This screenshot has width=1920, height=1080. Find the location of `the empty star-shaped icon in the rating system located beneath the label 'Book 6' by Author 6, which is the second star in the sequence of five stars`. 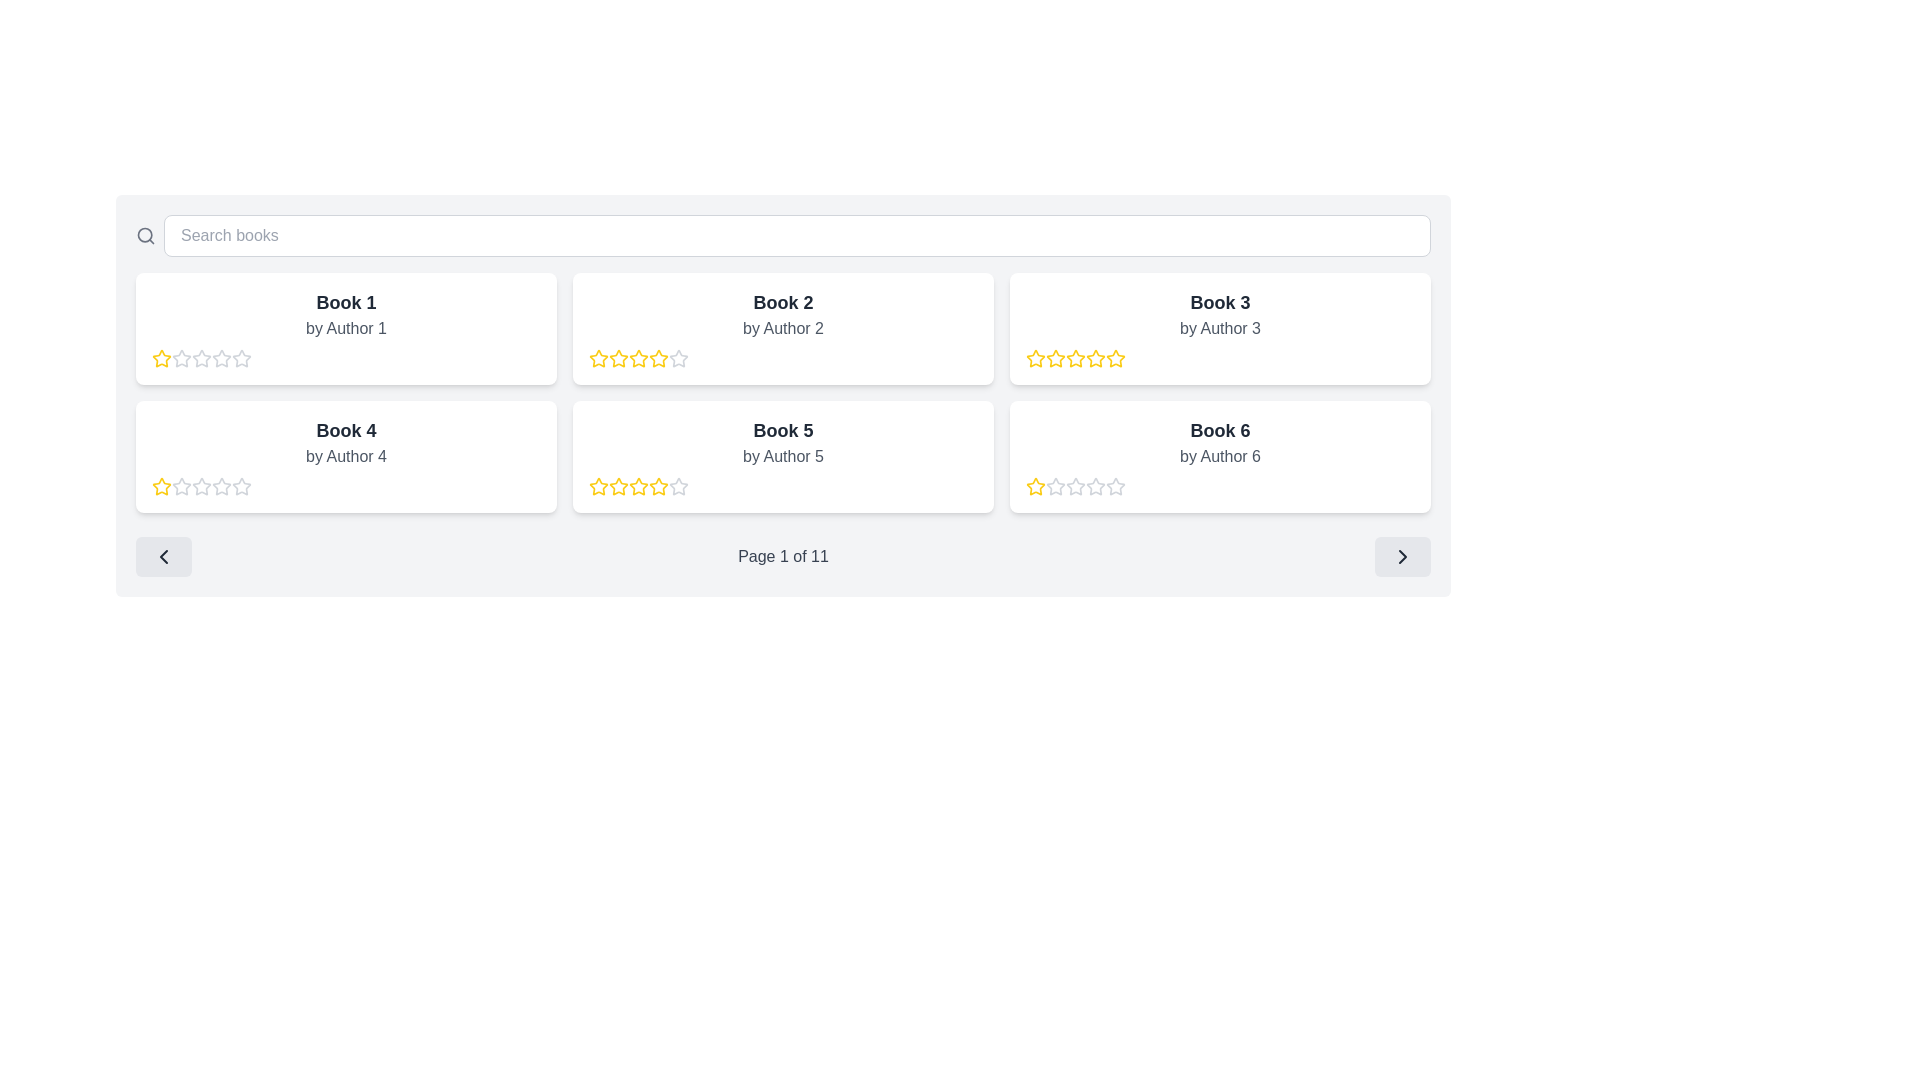

the empty star-shaped icon in the rating system located beneath the label 'Book 6' by Author 6, which is the second star in the sequence of five stars is located at coordinates (1115, 486).